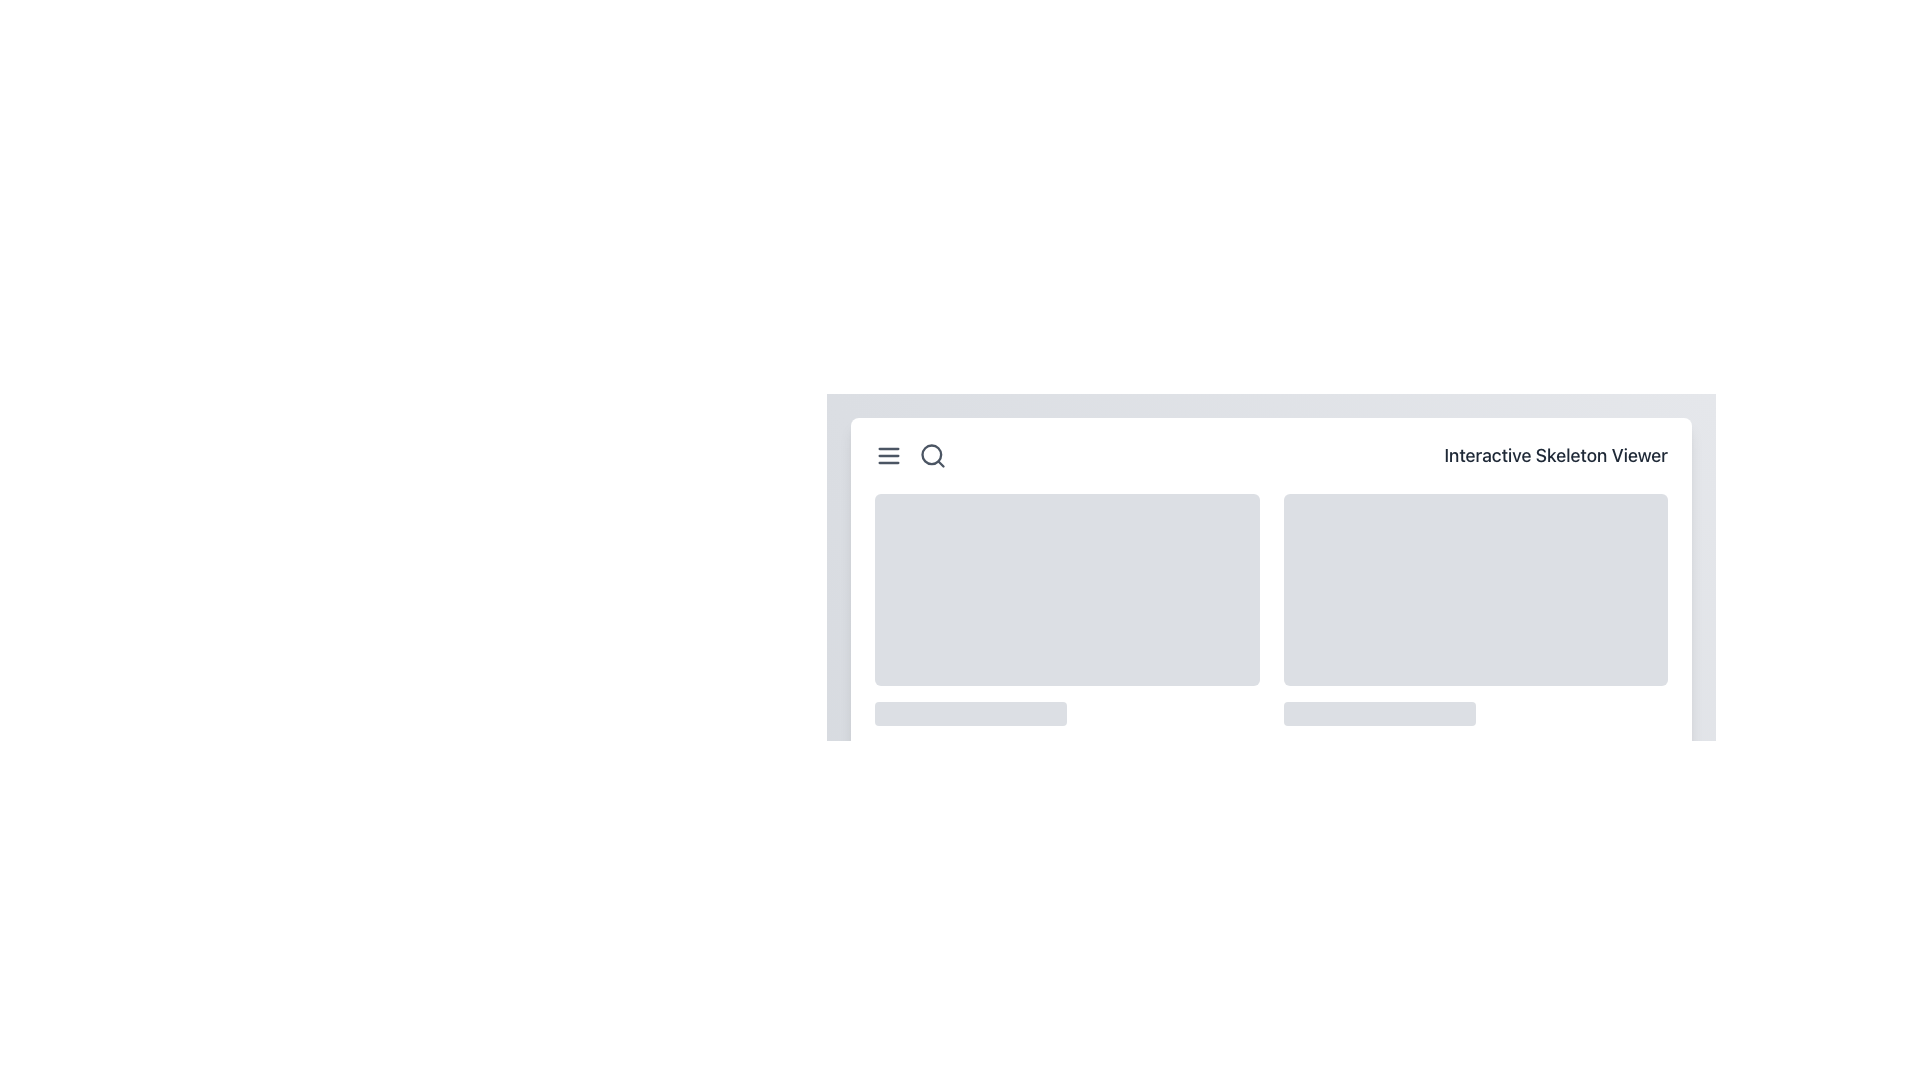 Image resolution: width=1920 pixels, height=1080 pixels. What do you see at coordinates (910, 455) in the screenshot?
I see `the menu icon button located at the top-left of the toolbar` at bounding box center [910, 455].